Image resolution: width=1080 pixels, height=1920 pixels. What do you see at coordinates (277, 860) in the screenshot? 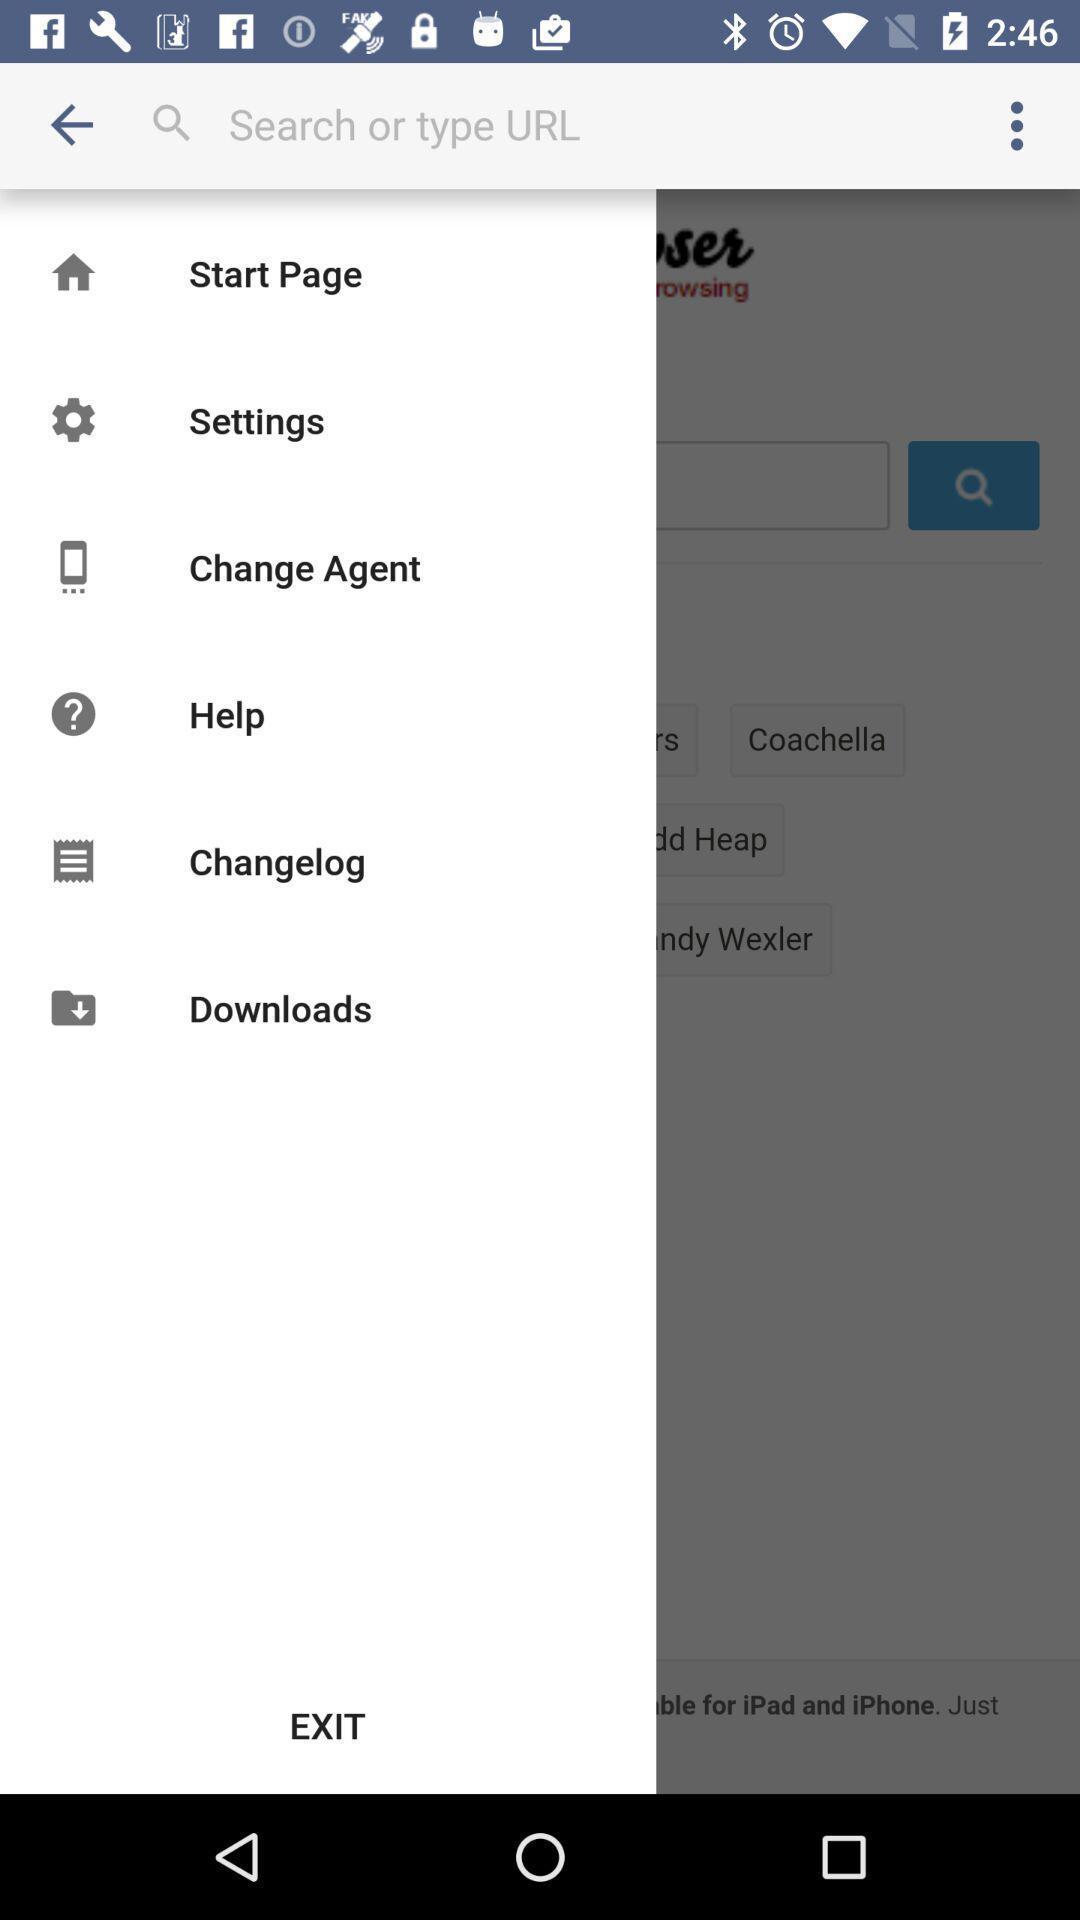
I see `the changelog` at bounding box center [277, 860].